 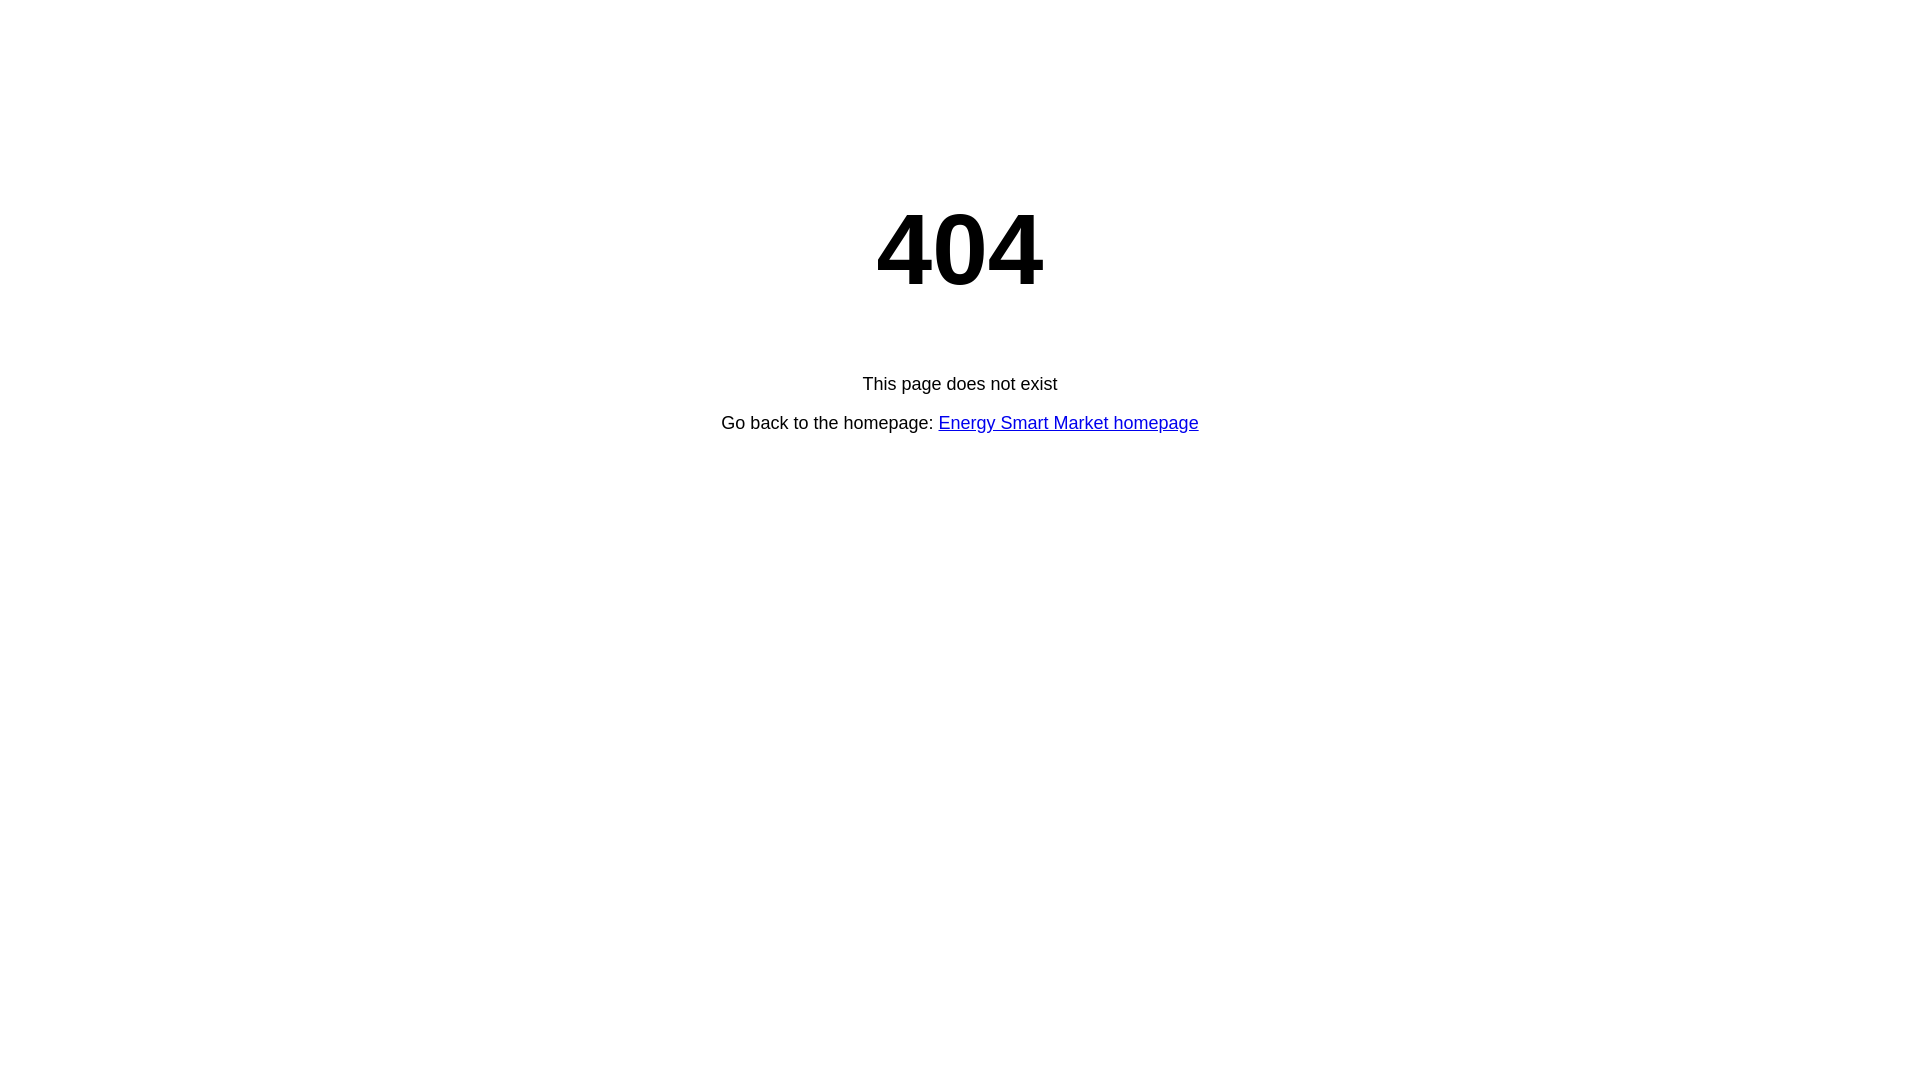 What do you see at coordinates (1068, 422) in the screenshot?
I see `'Energy Smart Market homepage'` at bounding box center [1068, 422].